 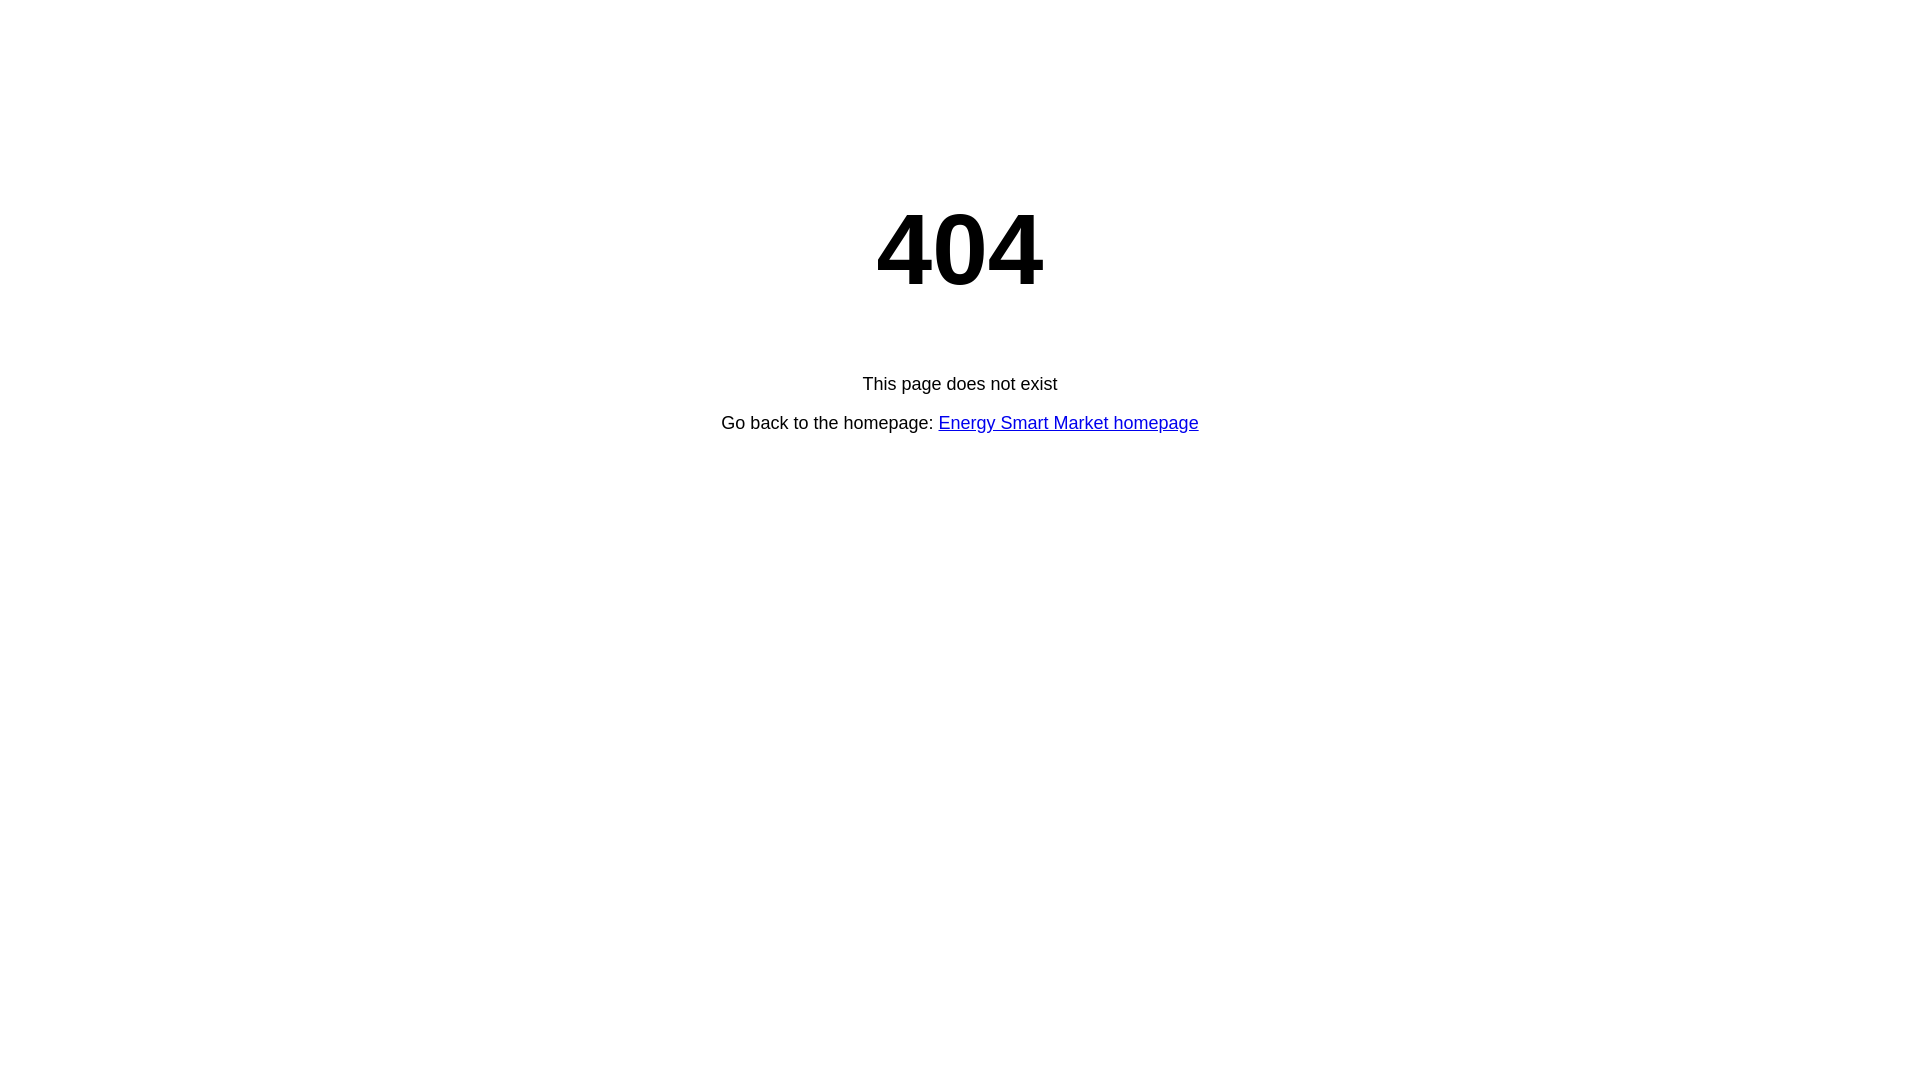 What do you see at coordinates (1068, 422) in the screenshot?
I see `'Energy Smart Market homepage'` at bounding box center [1068, 422].